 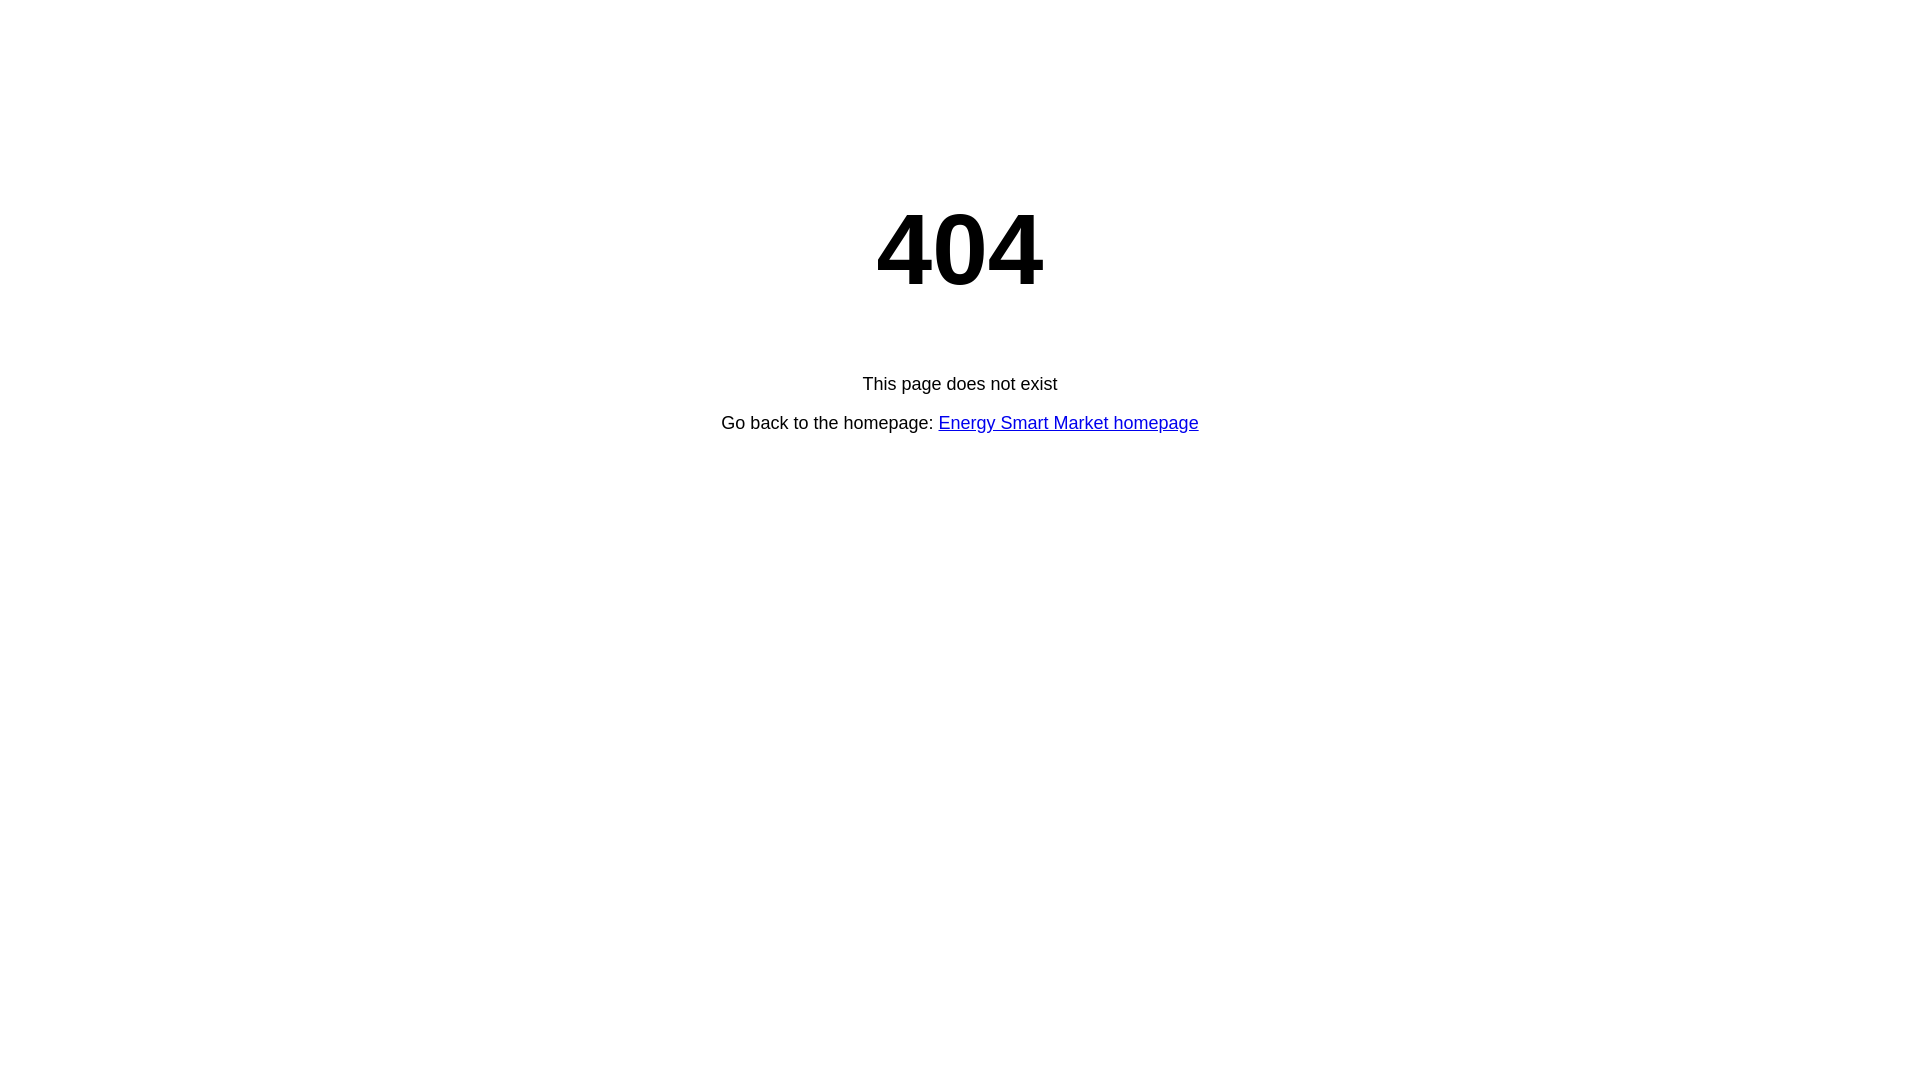 What do you see at coordinates (1068, 422) in the screenshot?
I see `'Energy Smart Market homepage'` at bounding box center [1068, 422].